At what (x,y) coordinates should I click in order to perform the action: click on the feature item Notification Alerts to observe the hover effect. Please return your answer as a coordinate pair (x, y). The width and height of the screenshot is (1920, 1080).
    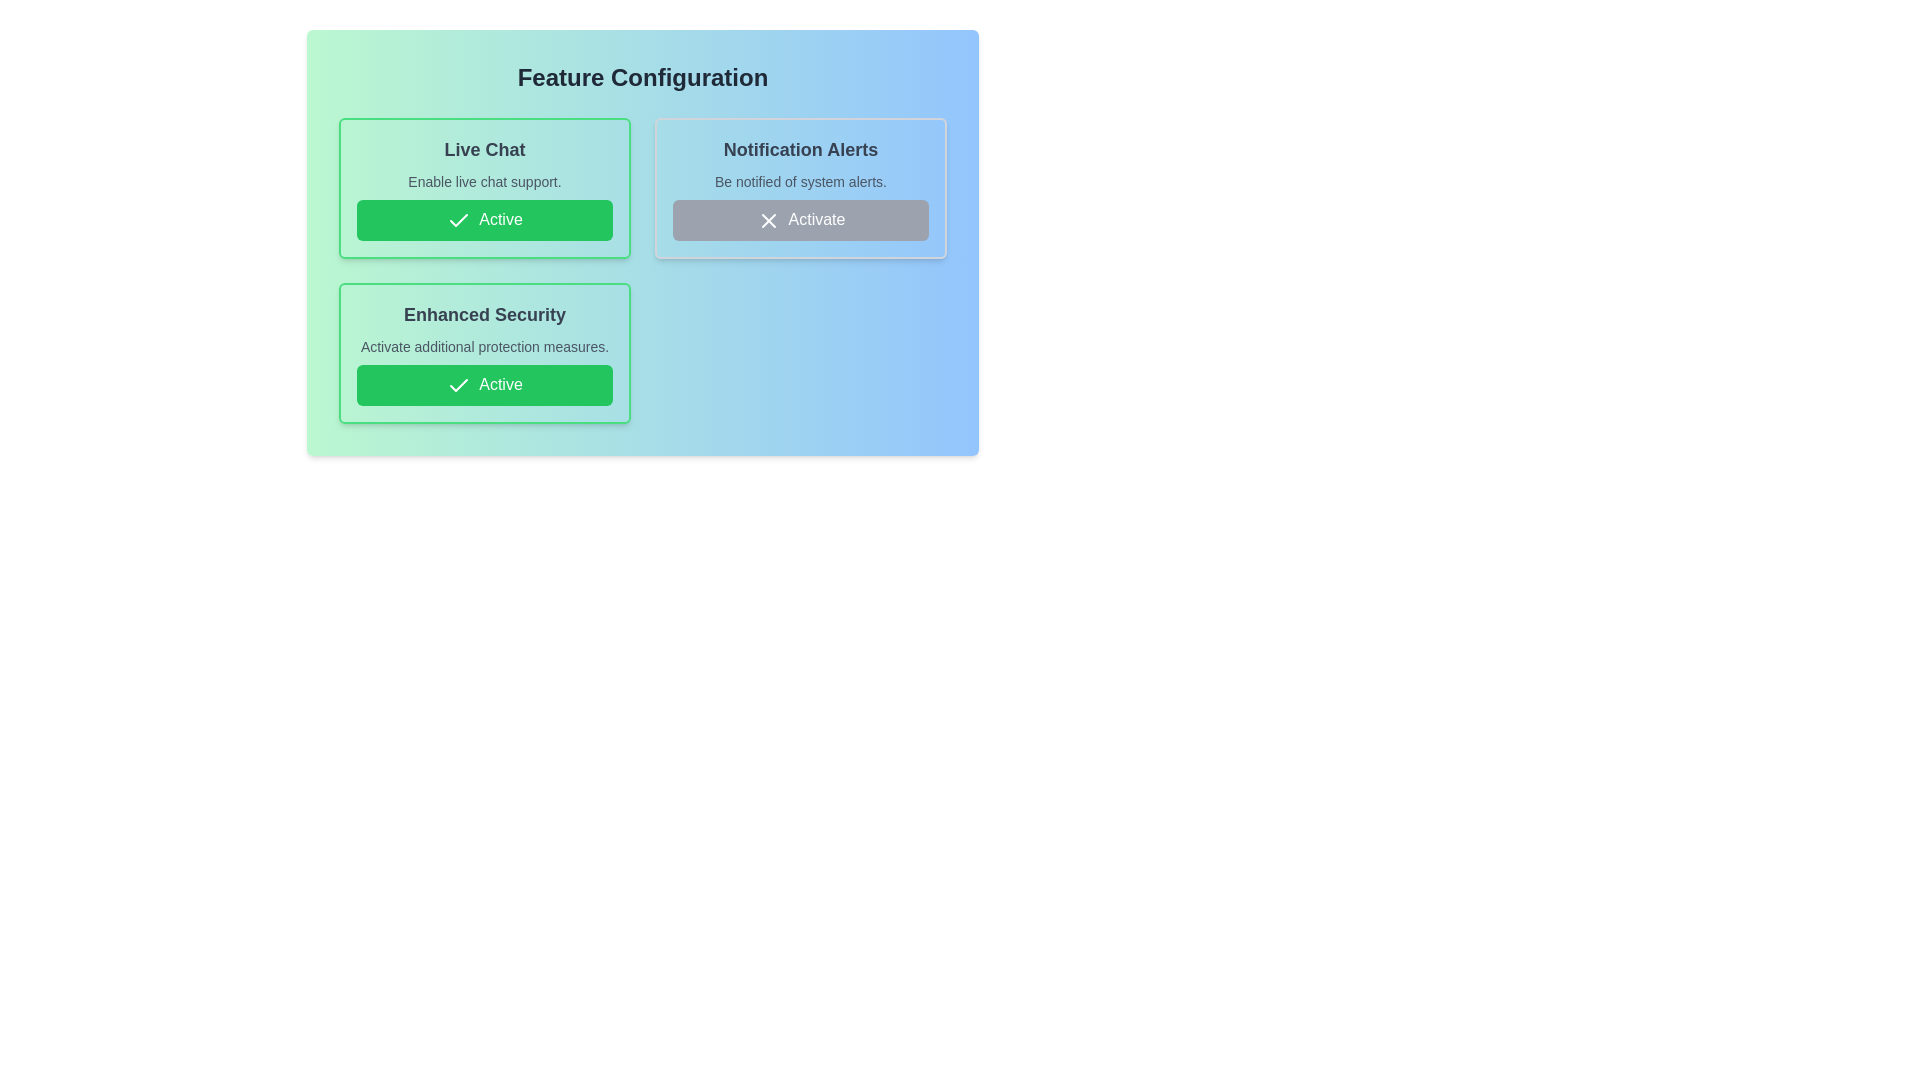
    Looking at the image, I should click on (801, 188).